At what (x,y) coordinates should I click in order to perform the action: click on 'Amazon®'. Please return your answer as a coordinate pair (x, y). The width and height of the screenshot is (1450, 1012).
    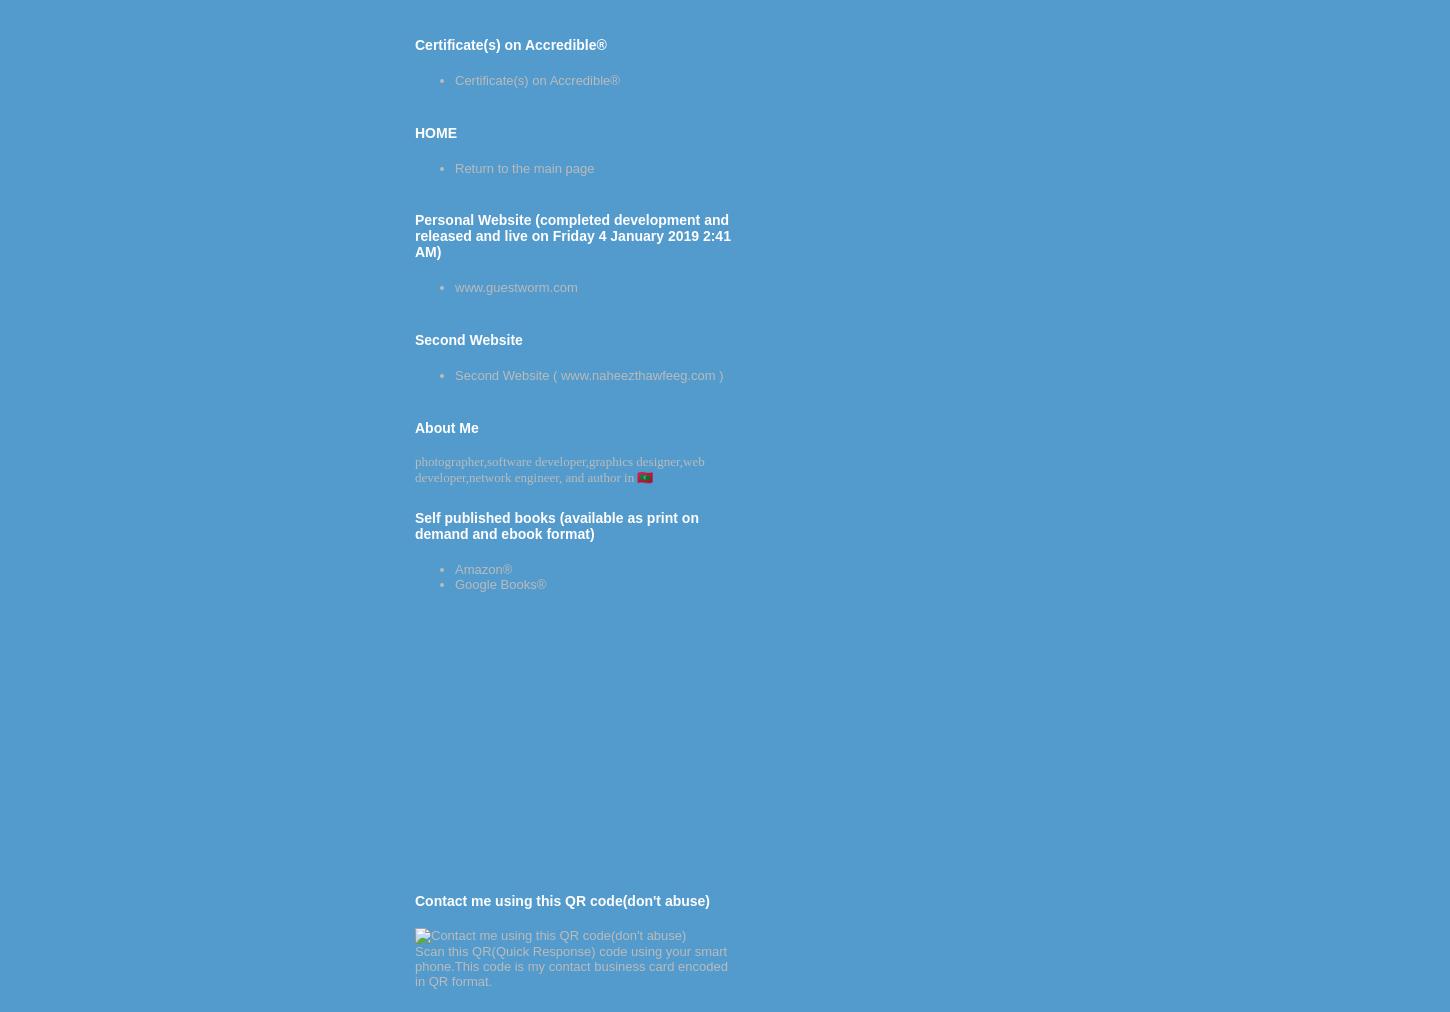
    Looking at the image, I should click on (454, 567).